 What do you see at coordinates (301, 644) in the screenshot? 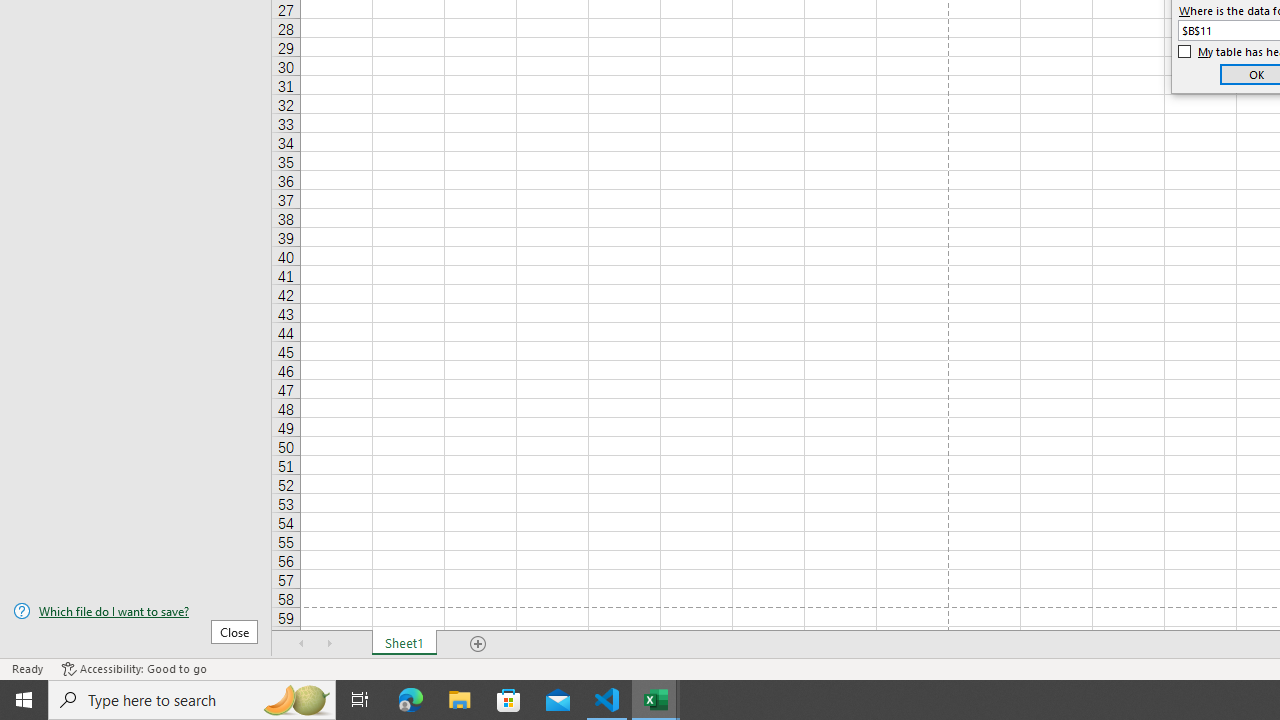
I see `'Scroll Left'` at bounding box center [301, 644].